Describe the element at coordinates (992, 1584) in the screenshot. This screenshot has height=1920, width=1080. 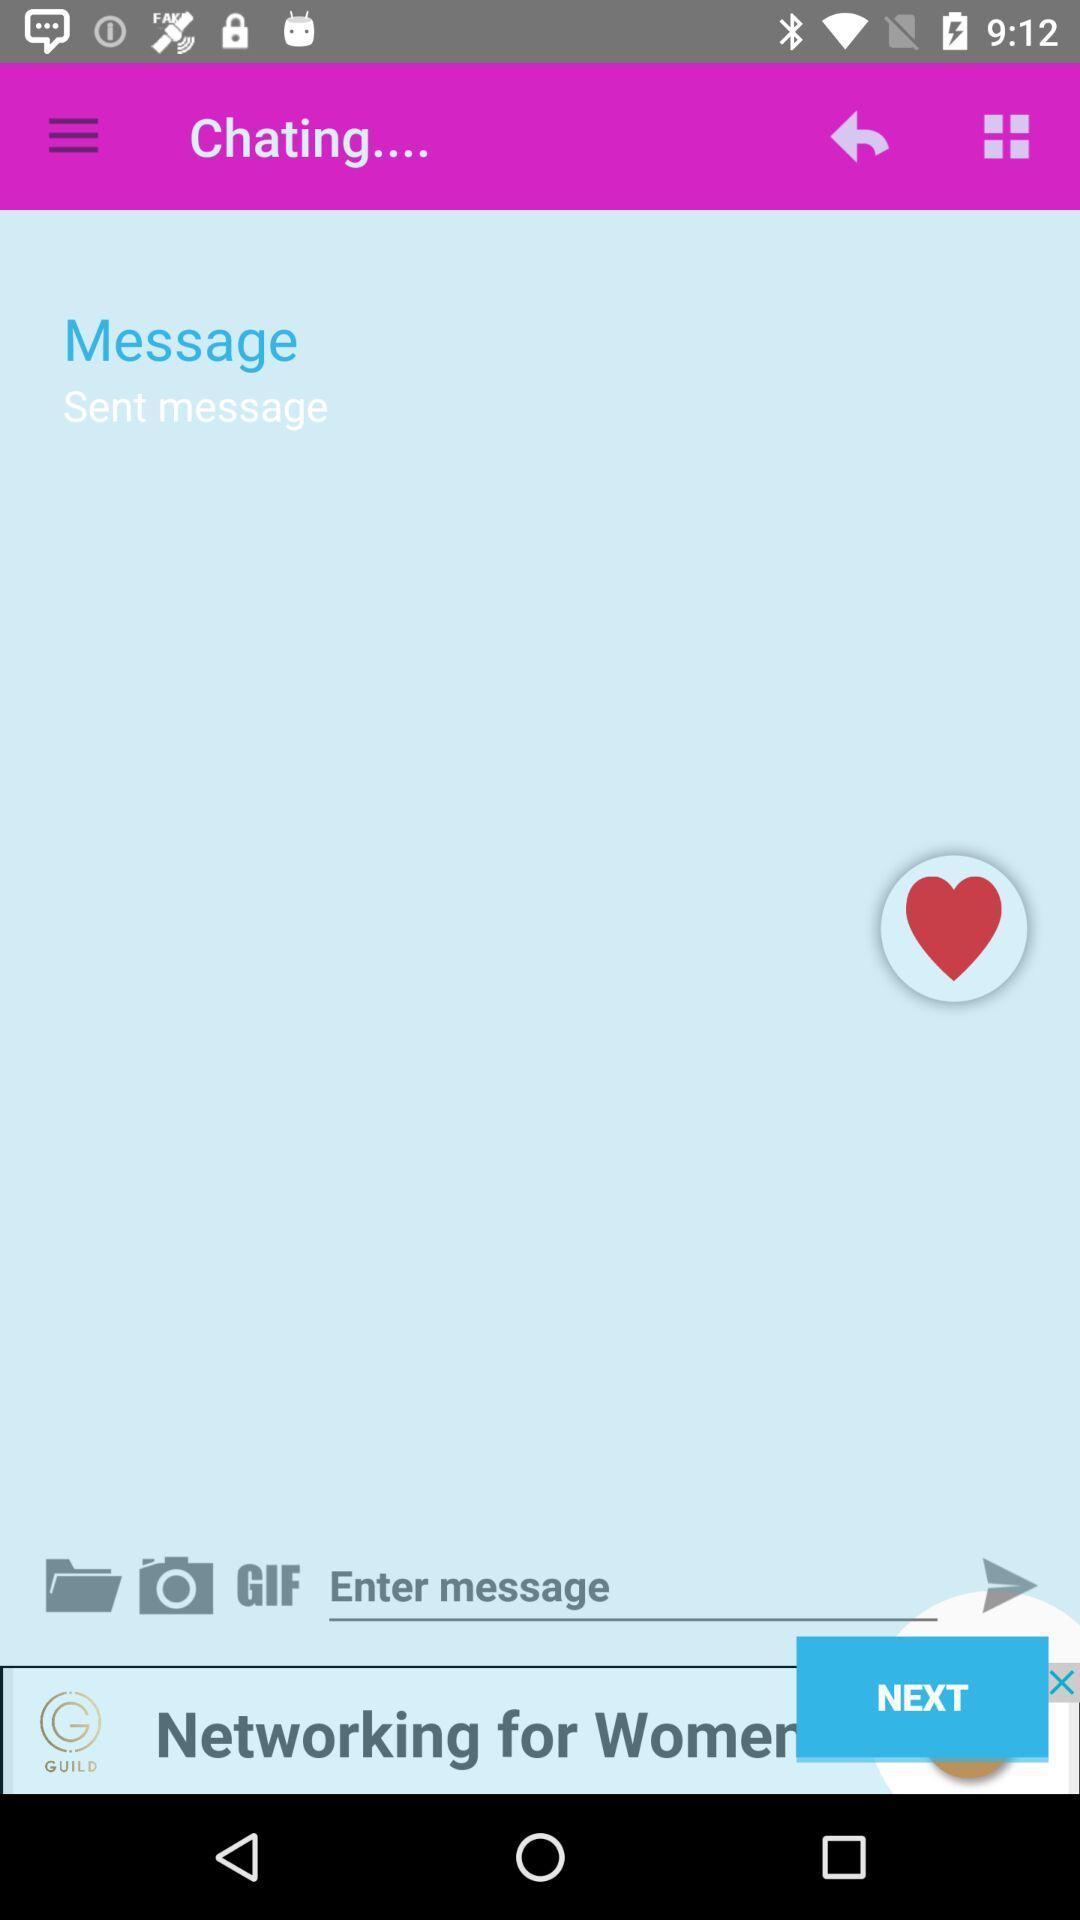
I see `send message` at that location.